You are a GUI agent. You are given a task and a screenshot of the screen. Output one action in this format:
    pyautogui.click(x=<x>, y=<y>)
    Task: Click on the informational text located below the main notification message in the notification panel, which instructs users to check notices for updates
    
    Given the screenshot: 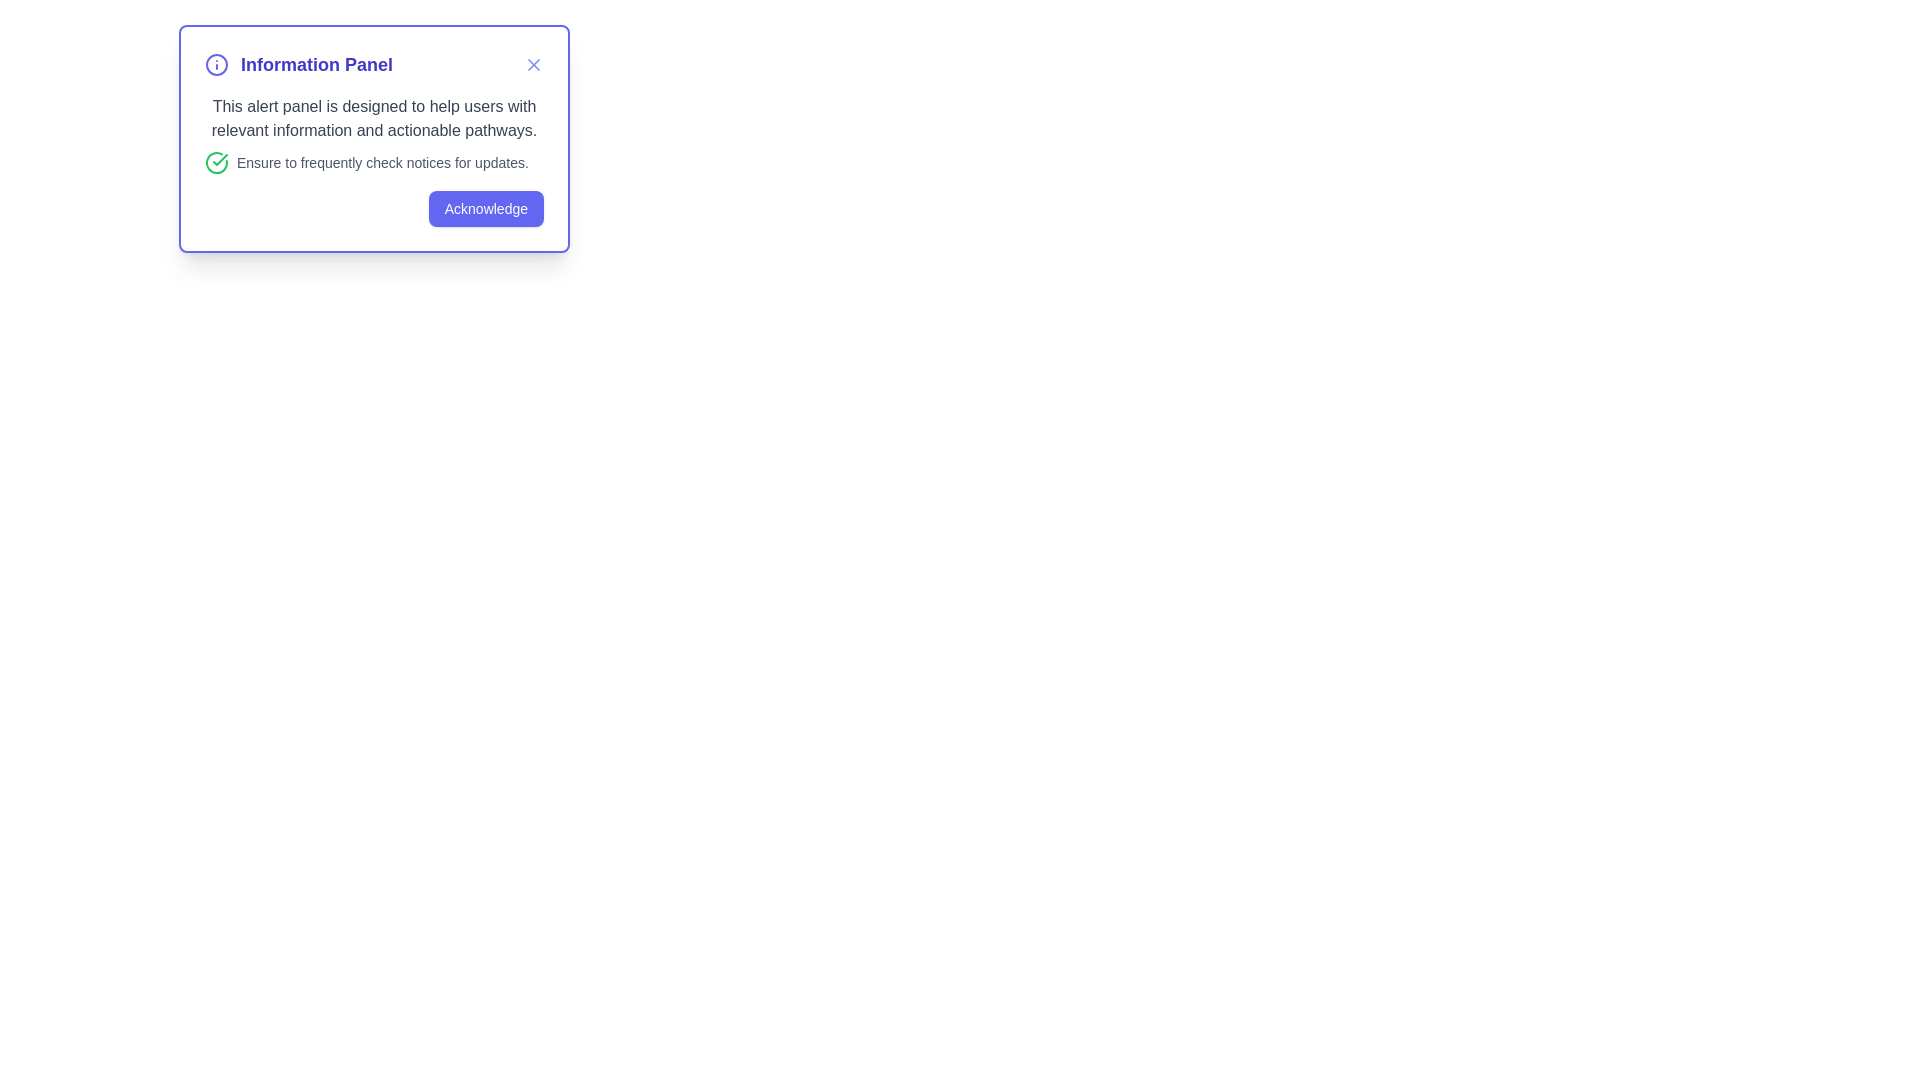 What is the action you would take?
    pyautogui.click(x=374, y=161)
    